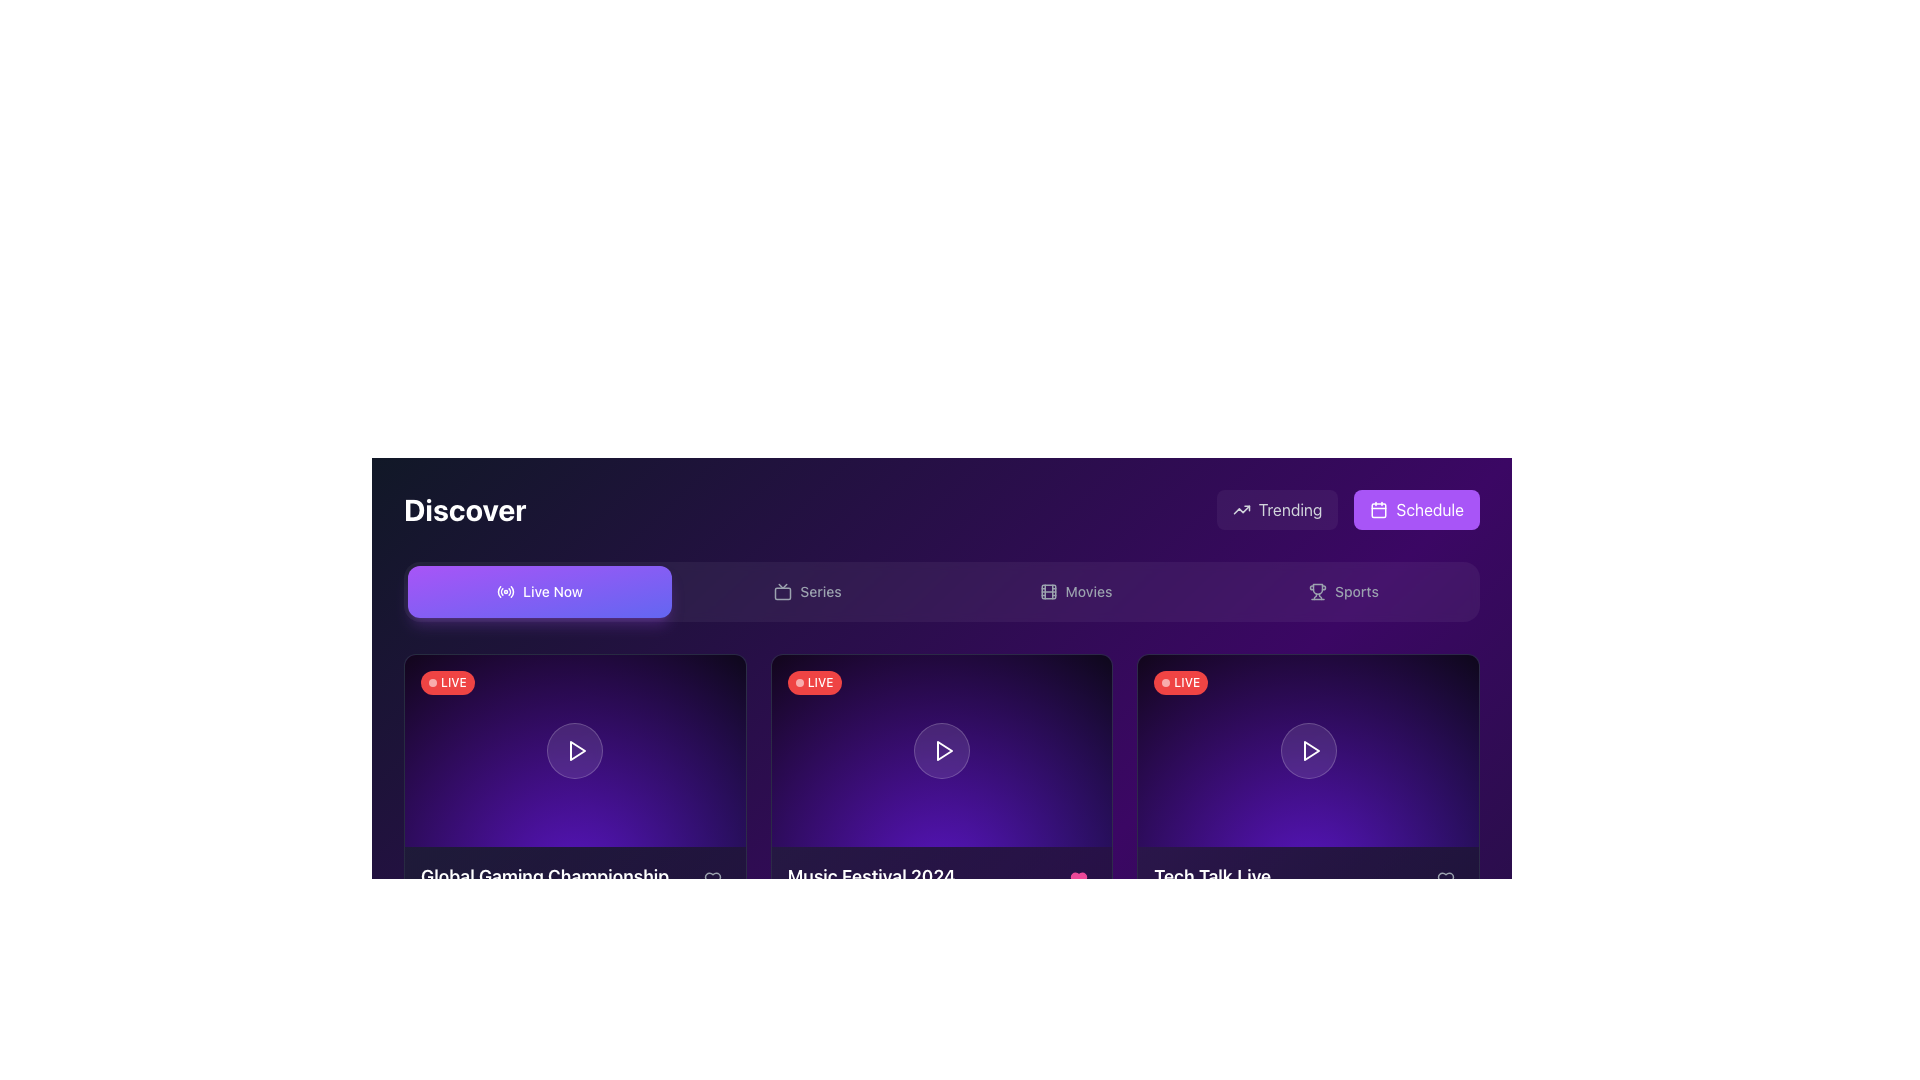 The width and height of the screenshot is (1920, 1080). What do you see at coordinates (1308, 878) in the screenshot?
I see `text of the label displaying 'Tech Talk Live' in white color within a purple-themed card located at the bottom-center of the card` at bounding box center [1308, 878].